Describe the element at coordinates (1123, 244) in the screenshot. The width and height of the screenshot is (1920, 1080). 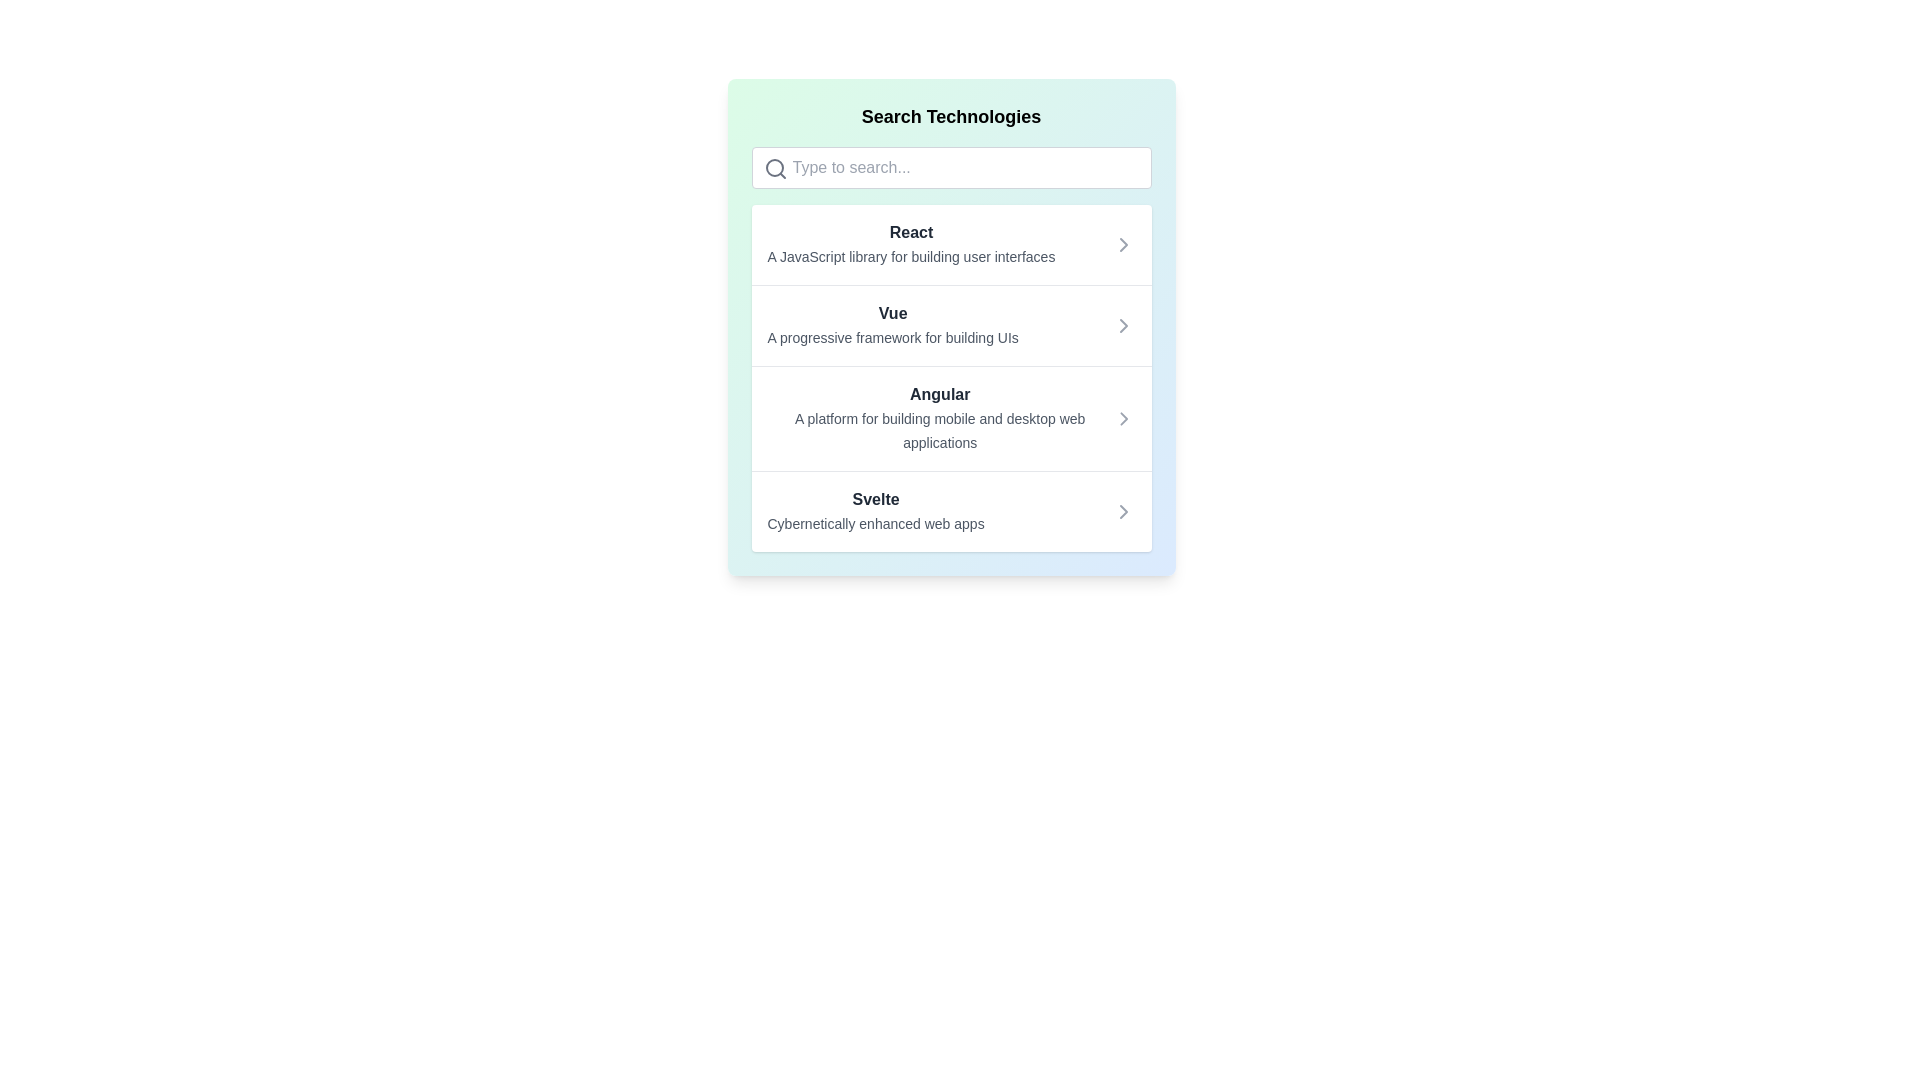
I see `the chevron icon on the right edge of the 'React' list item` at that location.